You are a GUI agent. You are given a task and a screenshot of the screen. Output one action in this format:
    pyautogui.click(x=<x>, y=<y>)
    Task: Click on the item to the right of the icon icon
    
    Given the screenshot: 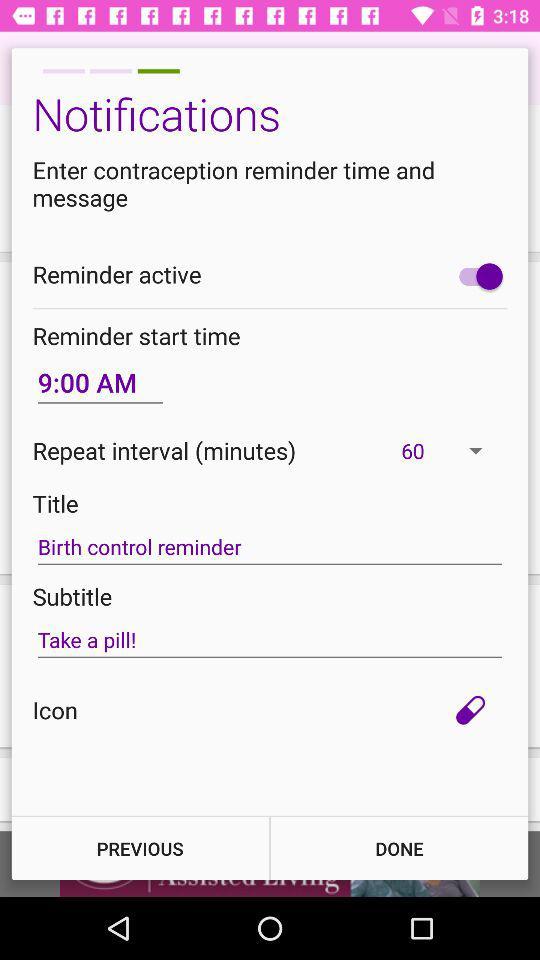 What is the action you would take?
    pyautogui.click(x=470, y=710)
    